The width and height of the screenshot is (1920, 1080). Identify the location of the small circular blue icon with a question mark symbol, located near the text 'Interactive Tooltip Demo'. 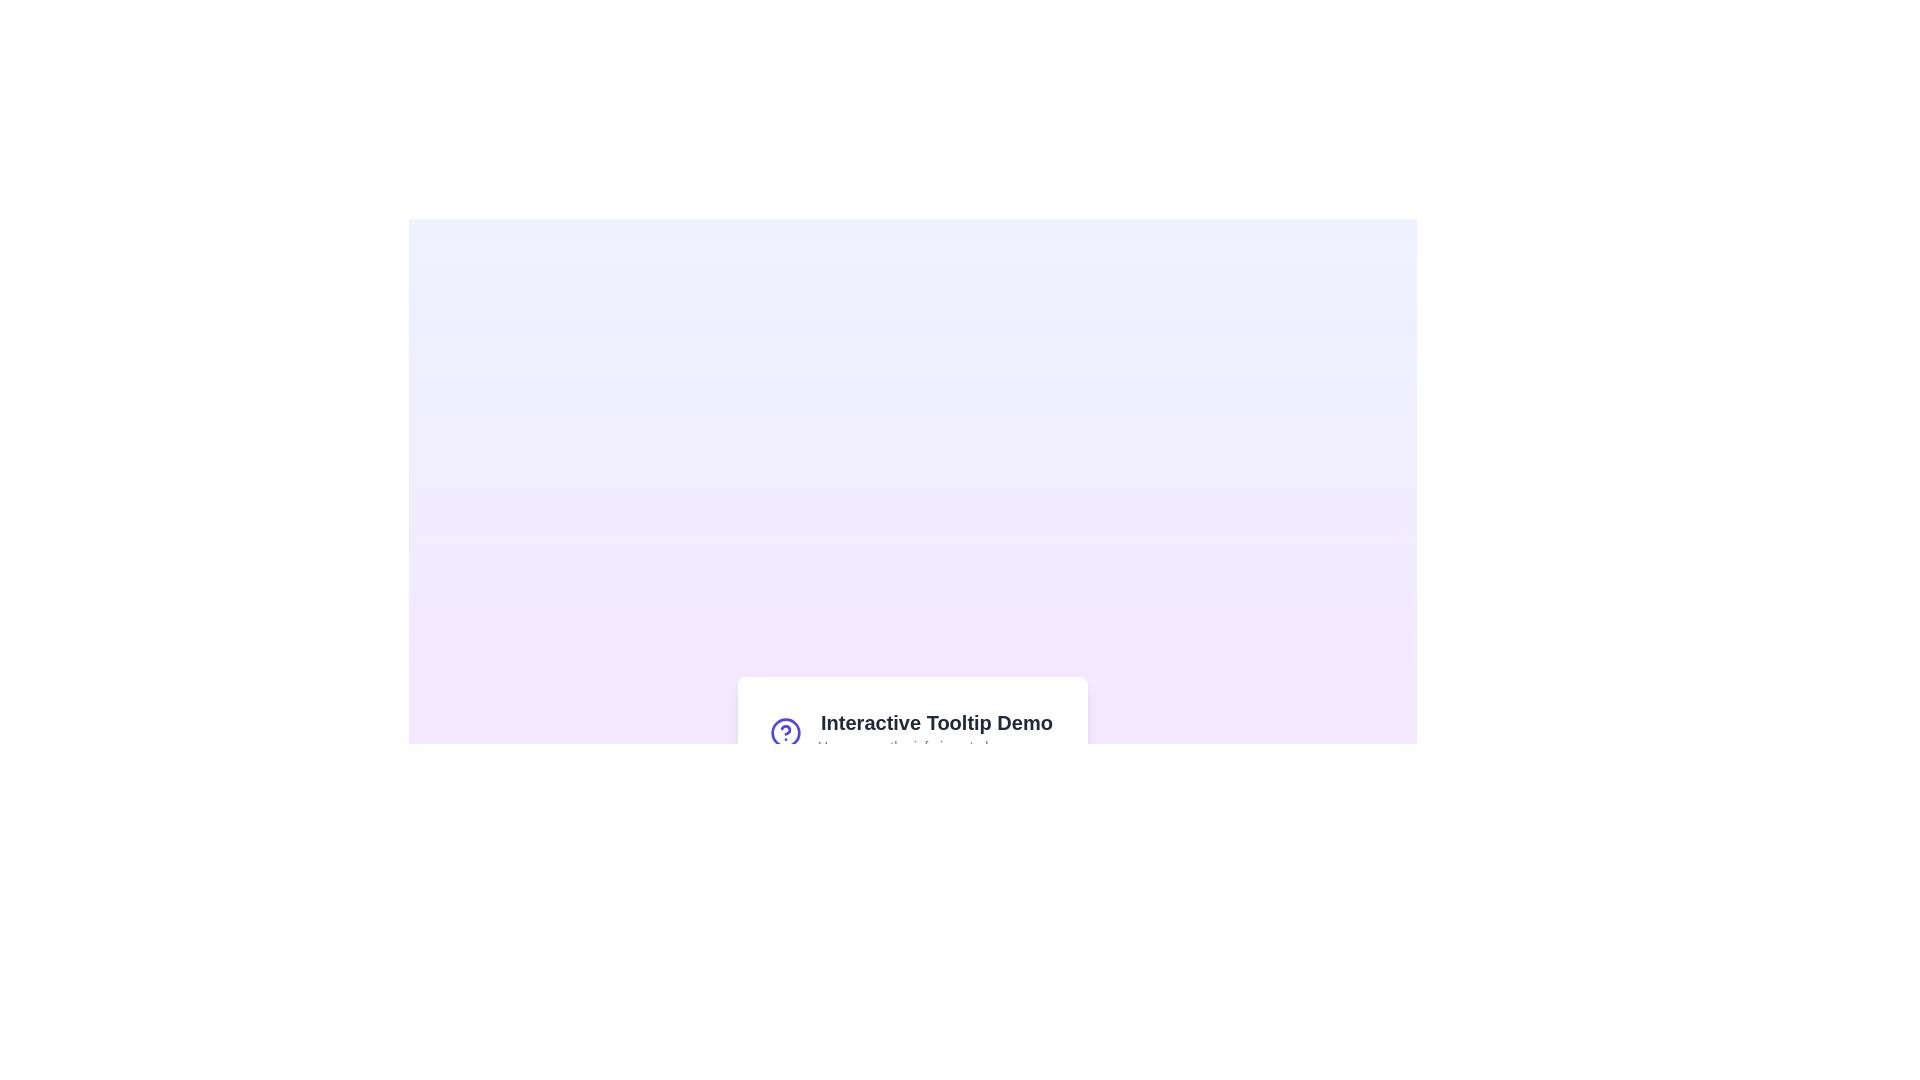
(784, 732).